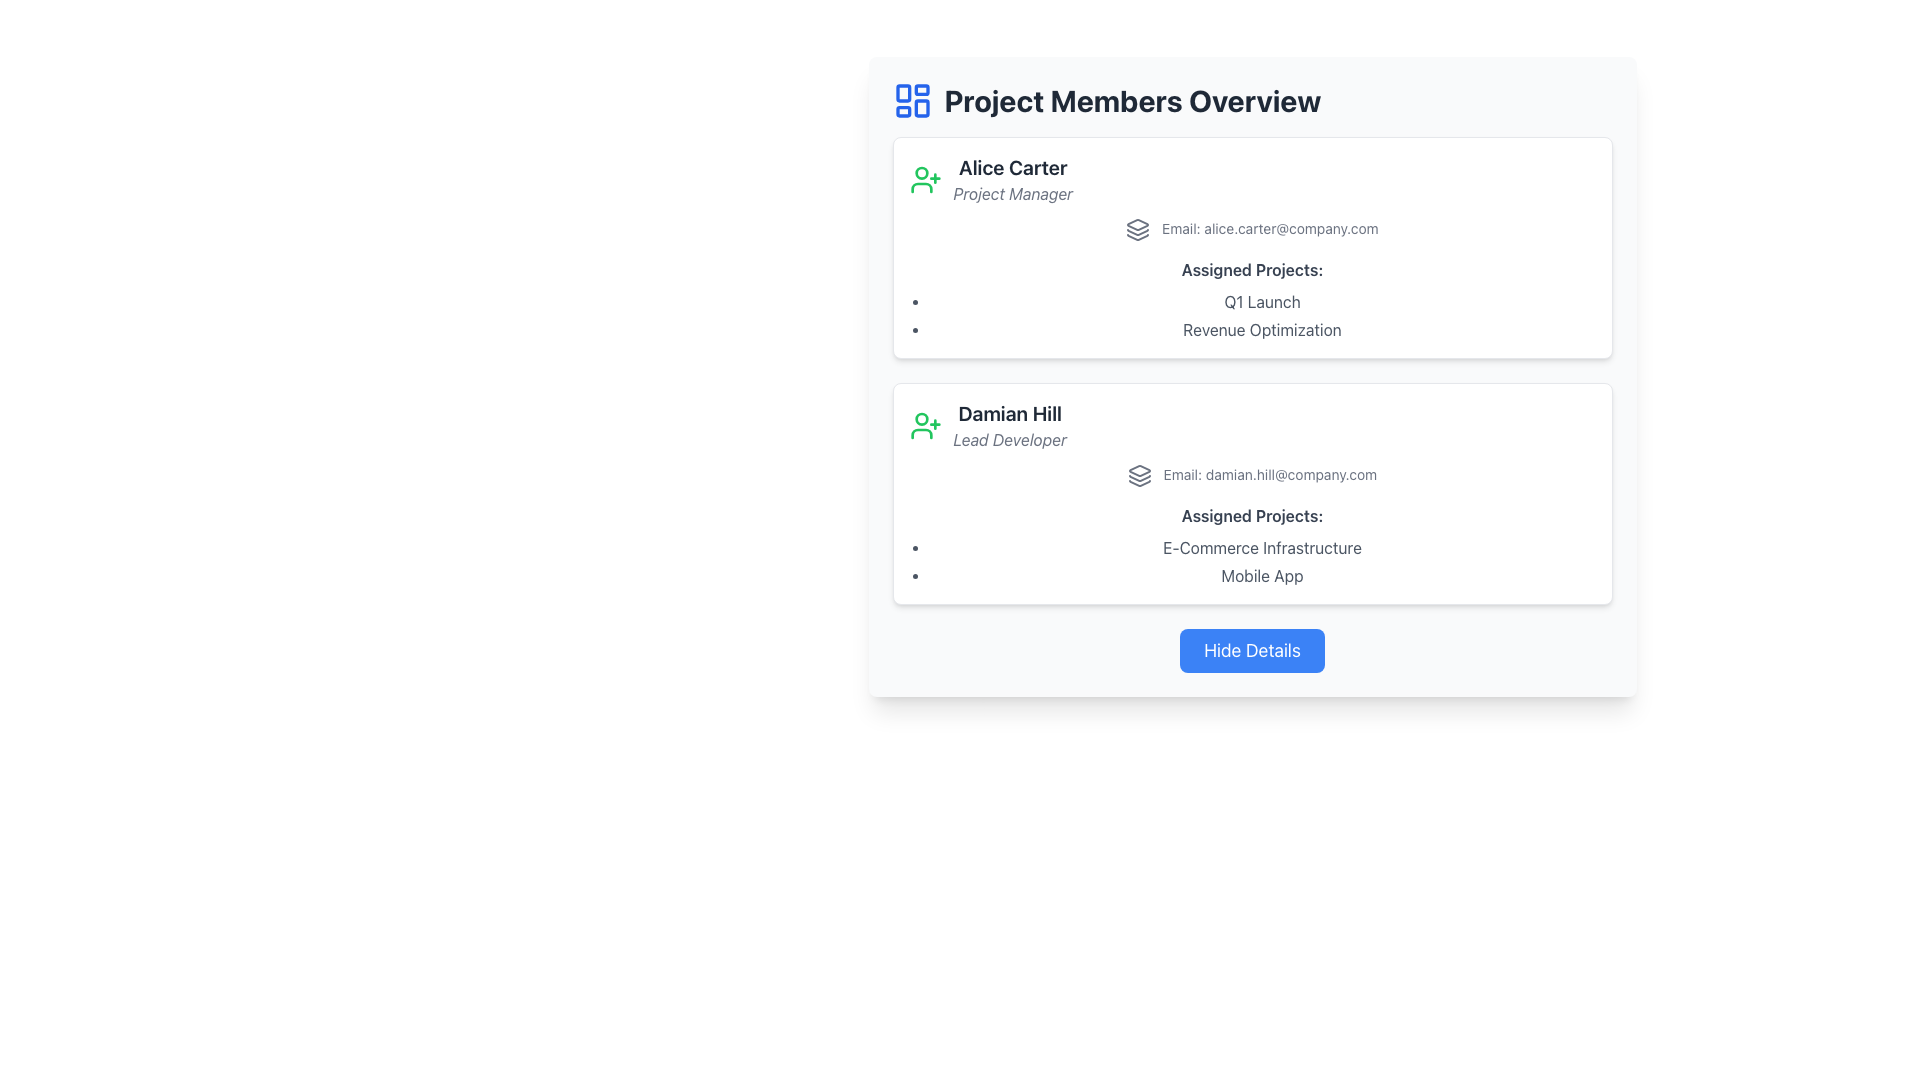 The height and width of the screenshot is (1080, 1920). What do you see at coordinates (920, 433) in the screenshot?
I see `the curved line styled to resemble the bottom part of the user icon representing the profile of 'Damian Hill' within the SVG graphic in the second user card` at bounding box center [920, 433].